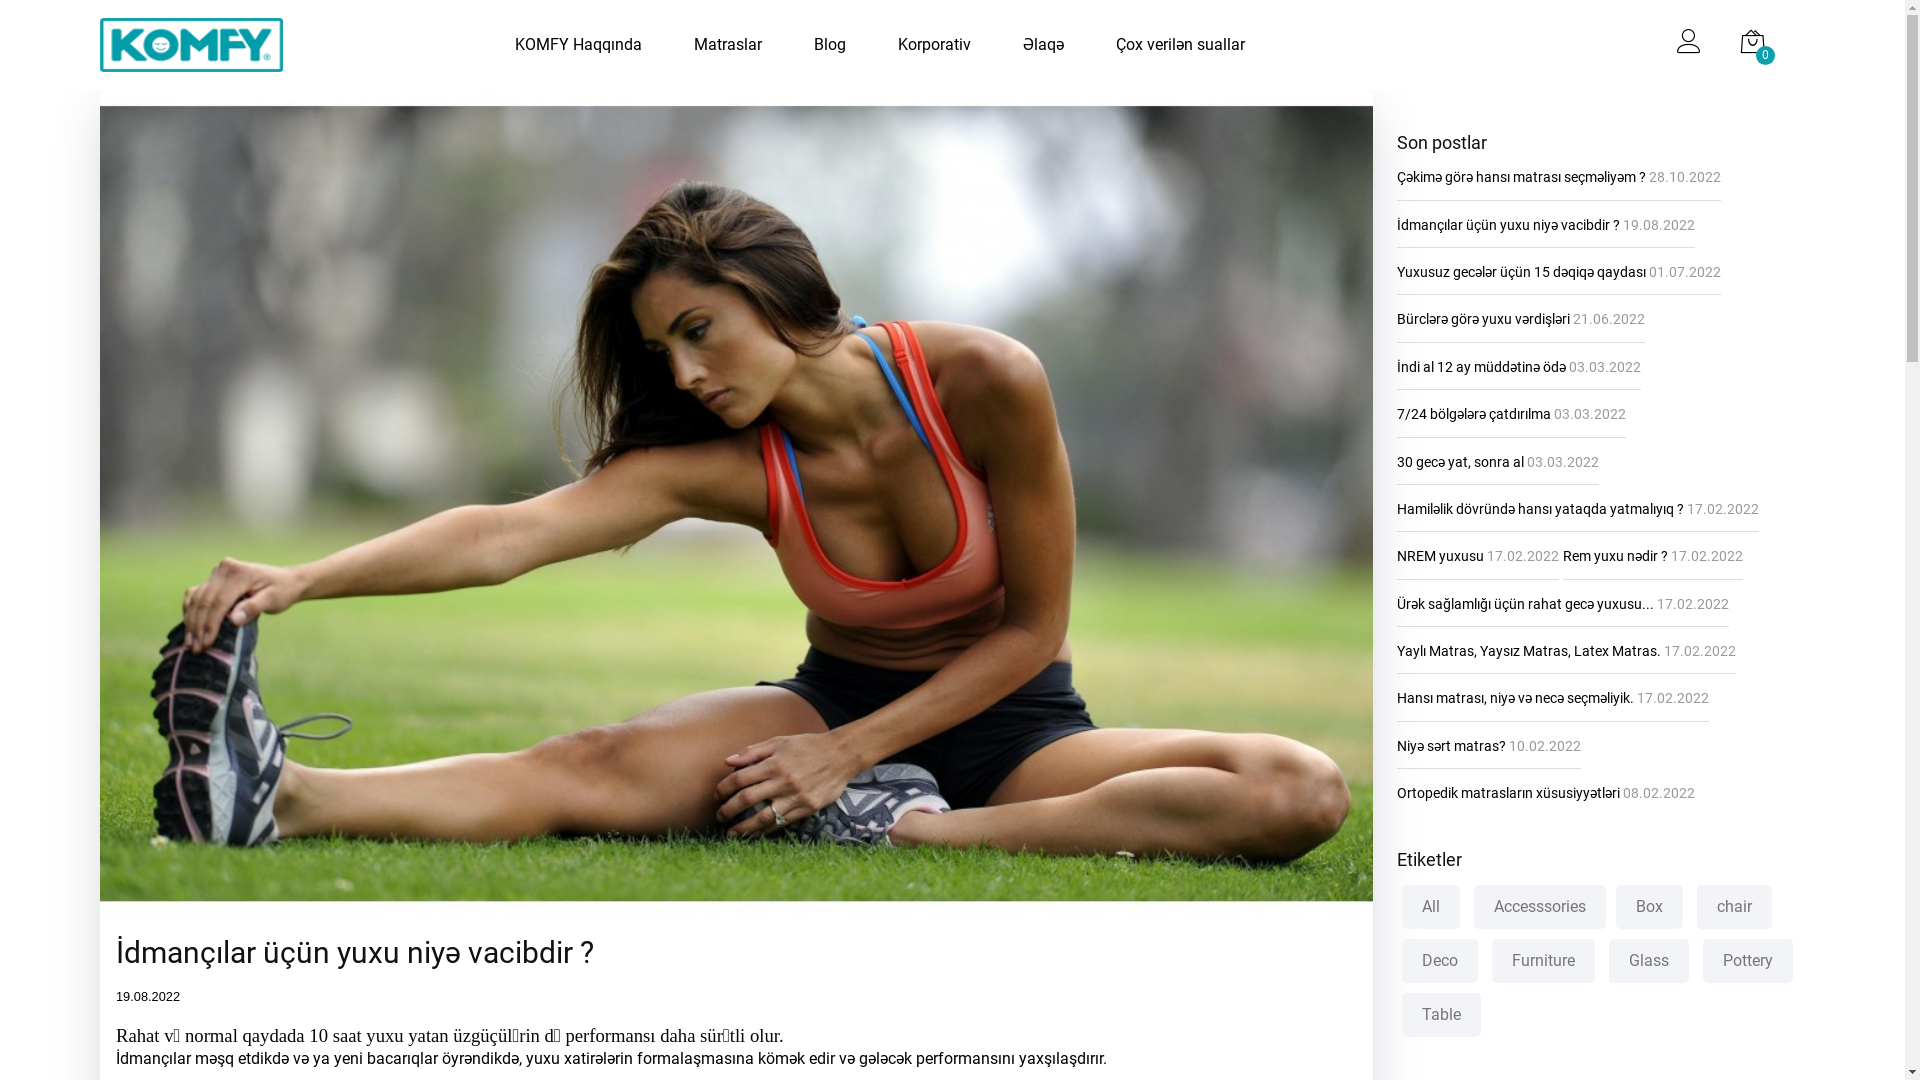 This screenshot has width=1920, height=1080. Describe the element at coordinates (1542, 959) in the screenshot. I see `'Furniture'` at that location.